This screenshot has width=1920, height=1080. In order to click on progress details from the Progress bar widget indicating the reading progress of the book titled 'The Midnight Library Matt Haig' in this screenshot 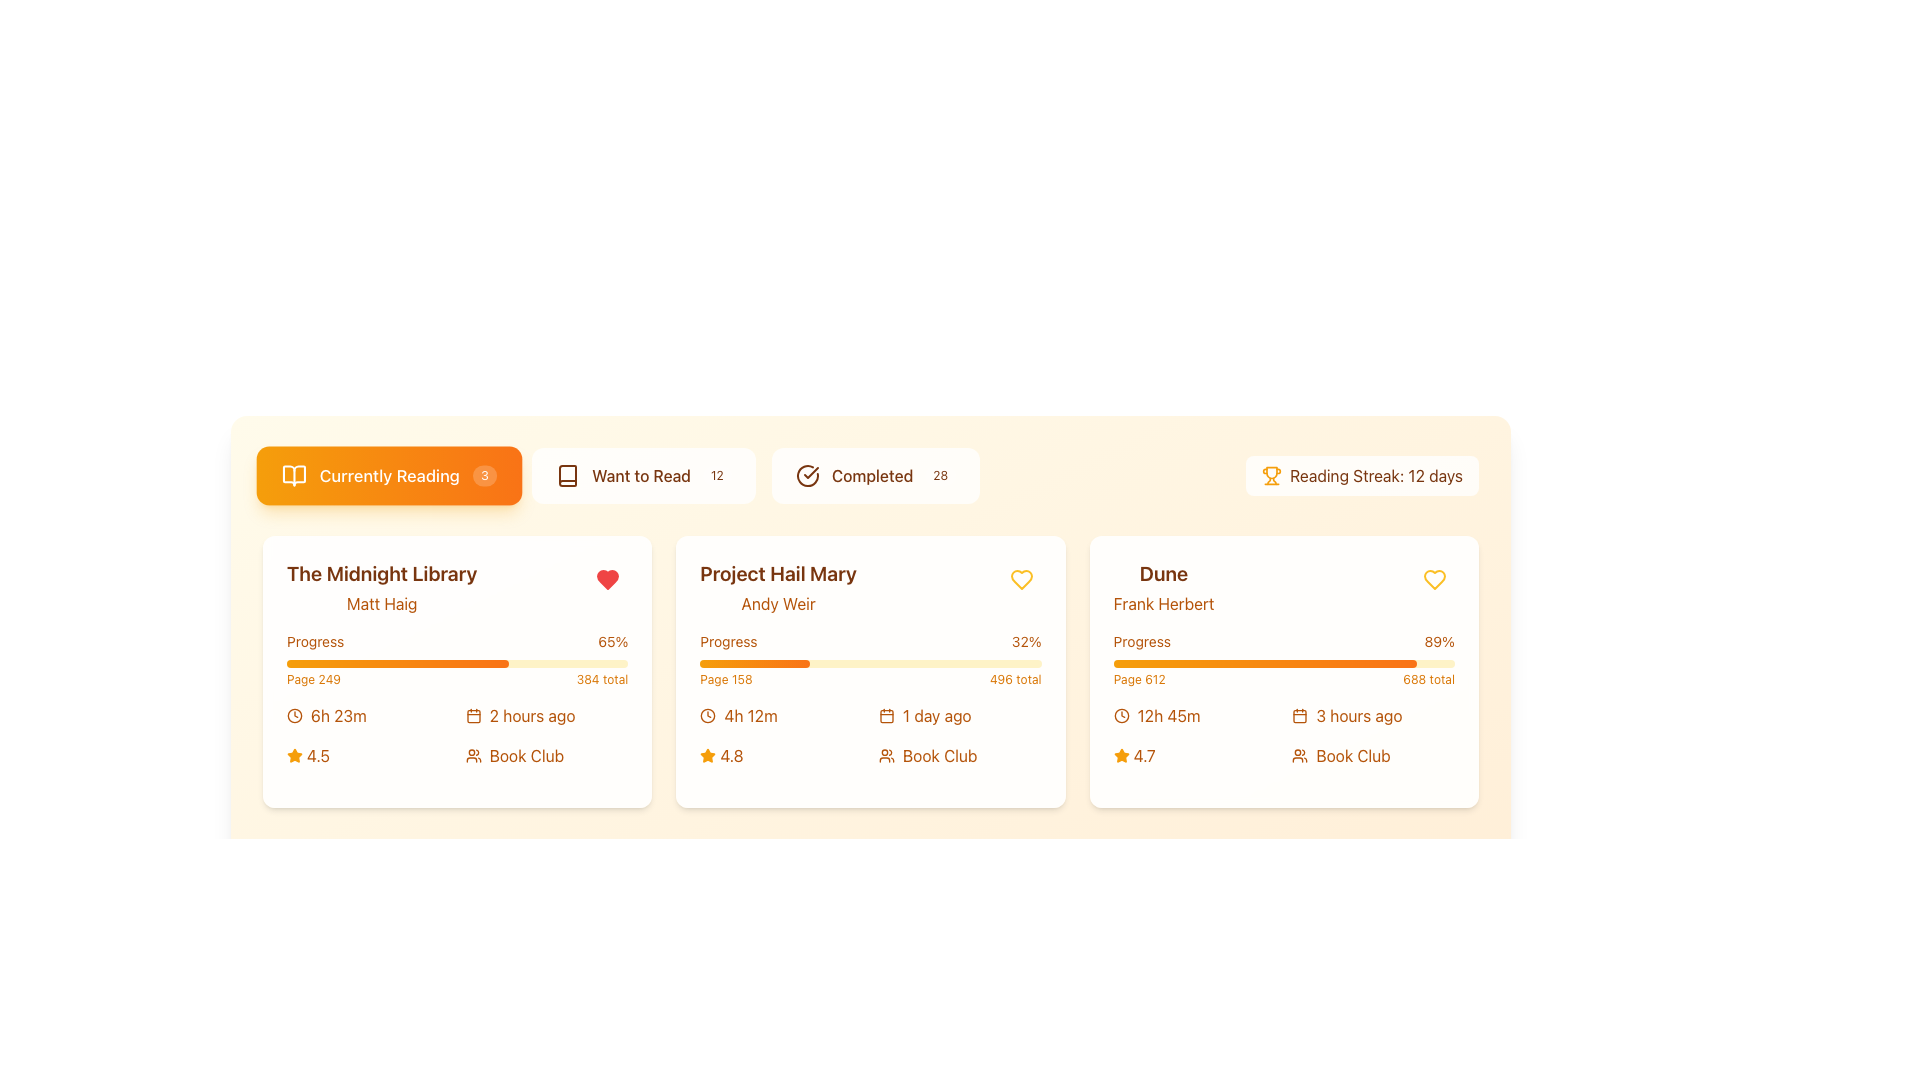, I will do `click(456, 659)`.